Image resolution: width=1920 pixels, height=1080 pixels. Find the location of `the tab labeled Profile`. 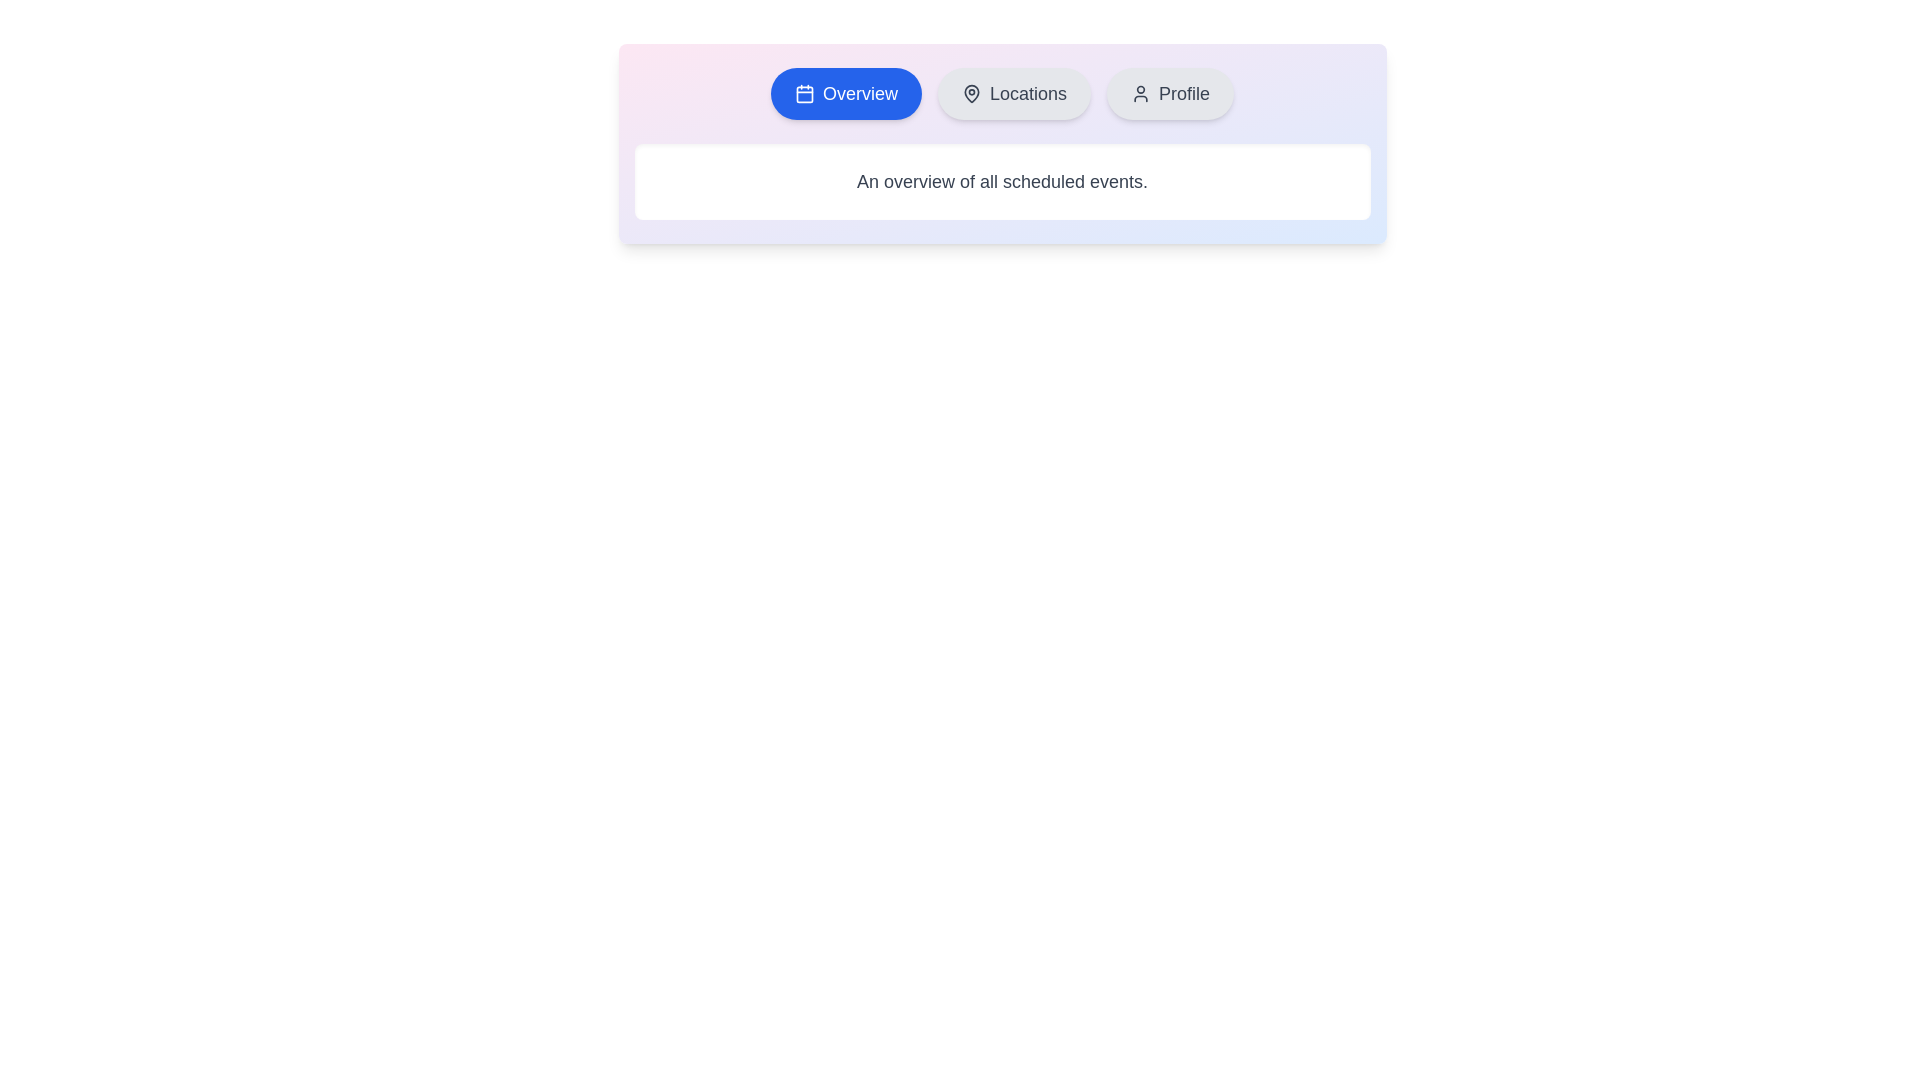

the tab labeled Profile is located at coordinates (1170, 93).